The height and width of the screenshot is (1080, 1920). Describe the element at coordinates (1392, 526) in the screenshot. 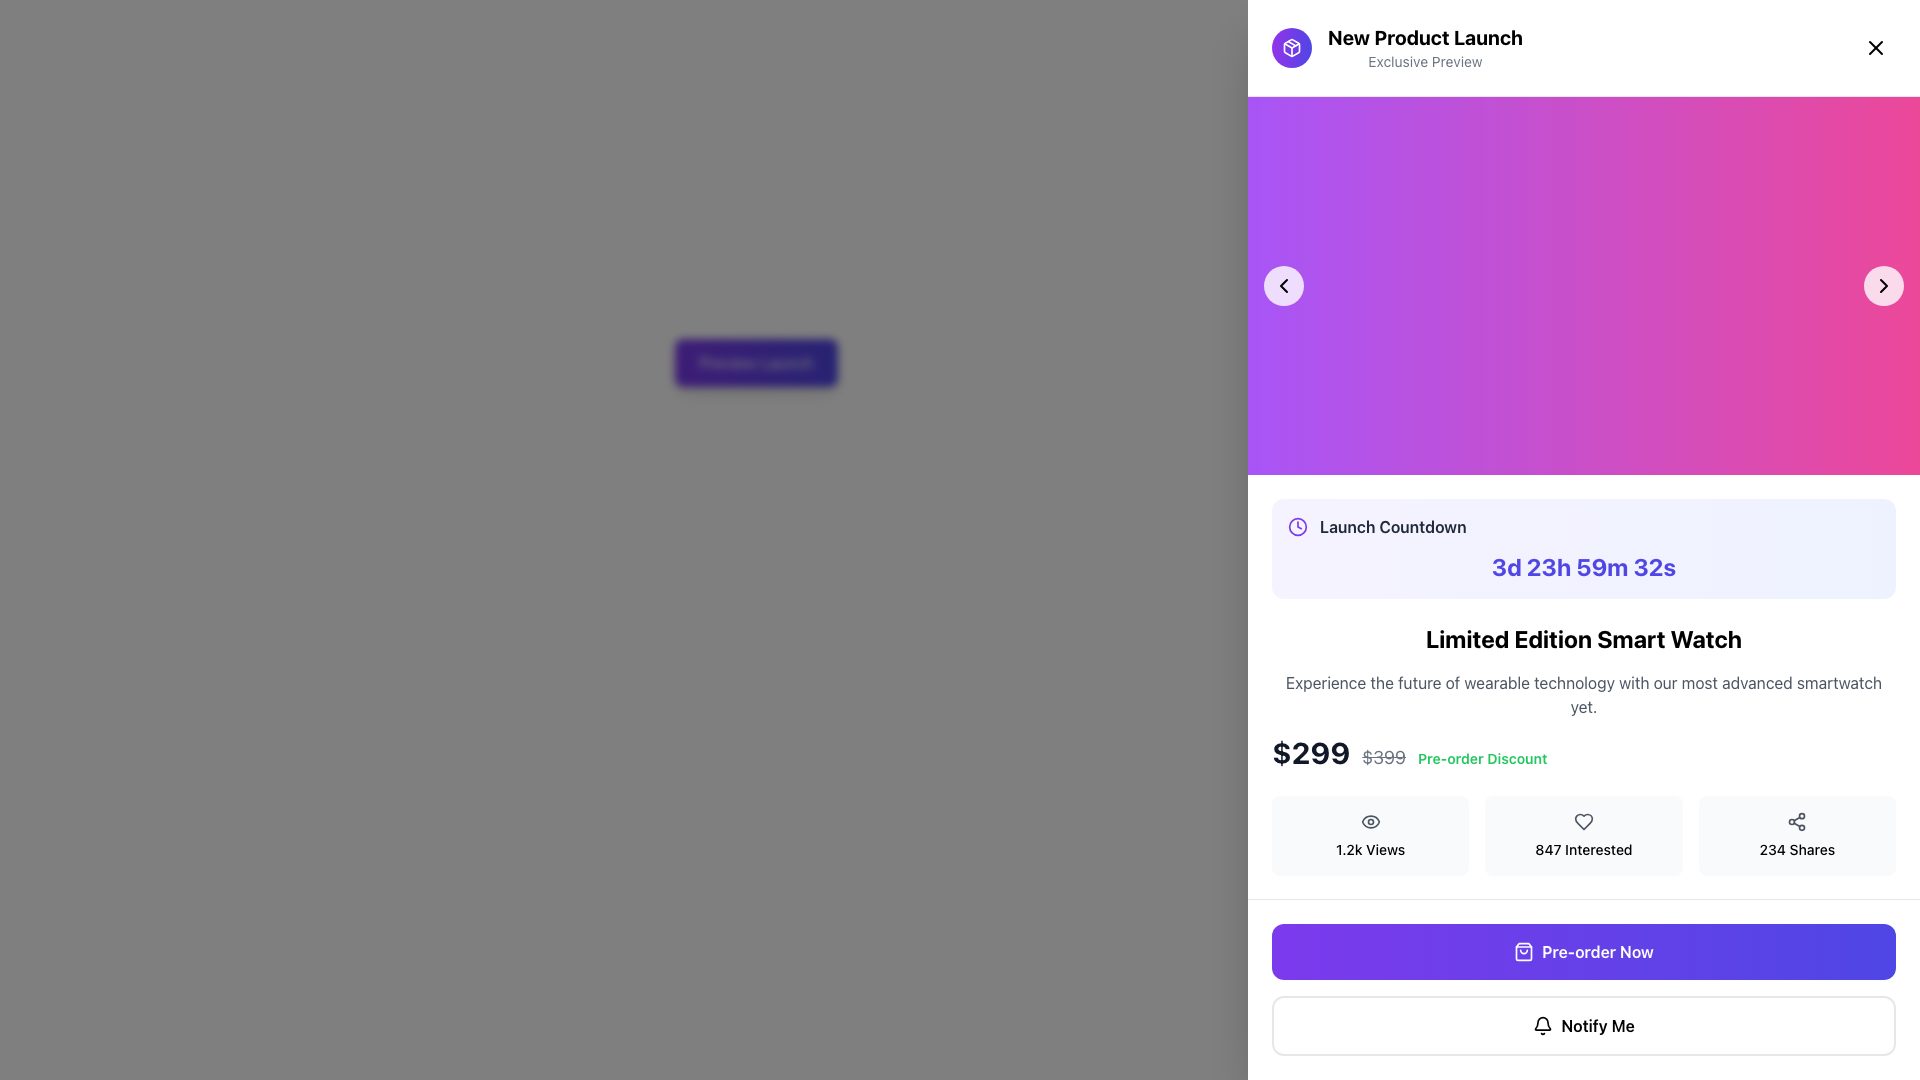

I see `the static text label that serves as a heading for the countdown timer, located in the right panel of the interface, next to a clock icon` at that location.